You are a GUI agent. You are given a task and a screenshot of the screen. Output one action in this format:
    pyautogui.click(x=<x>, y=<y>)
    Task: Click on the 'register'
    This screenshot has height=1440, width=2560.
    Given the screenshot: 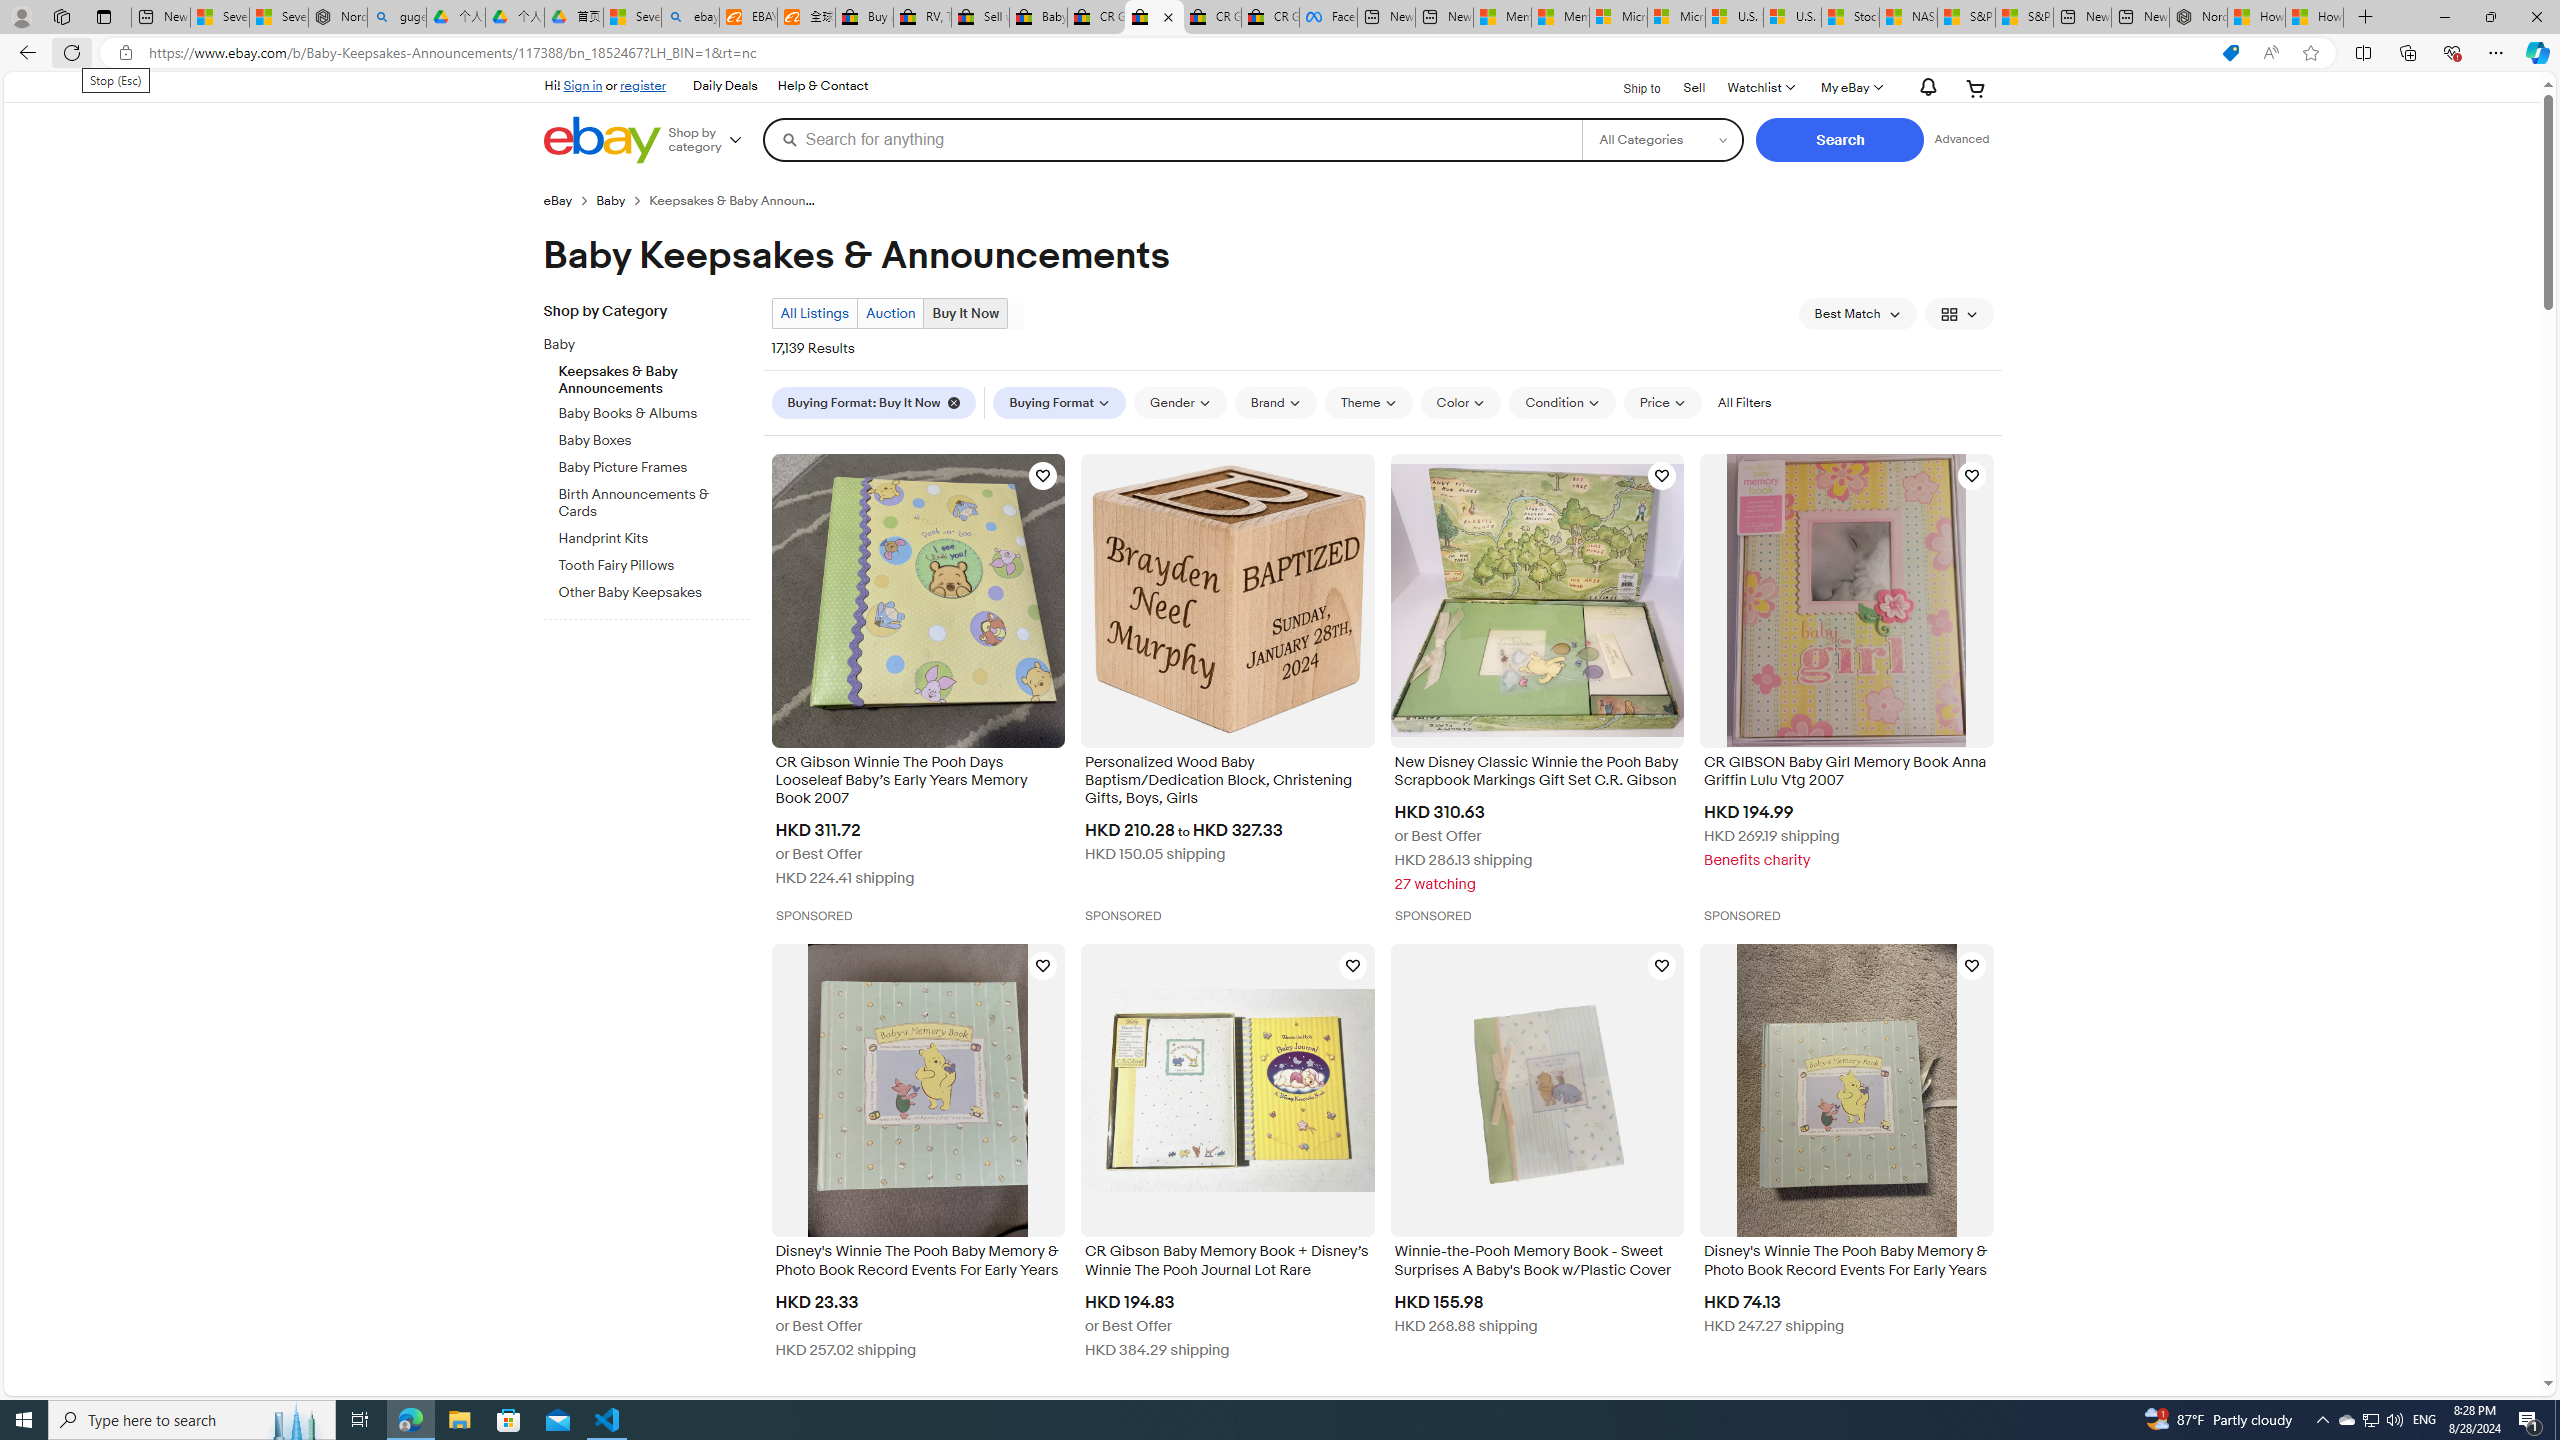 What is the action you would take?
    pyautogui.click(x=643, y=84)
    